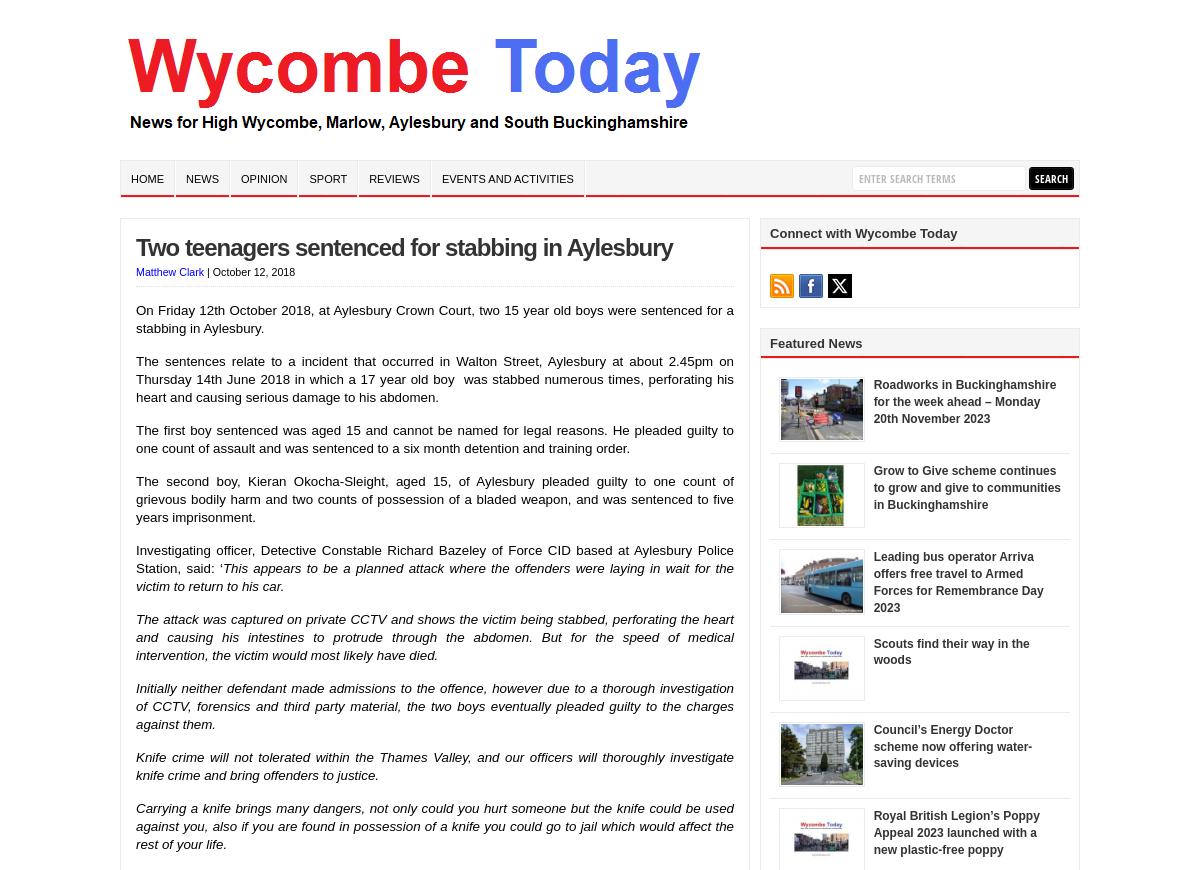 The image size is (1200, 870). What do you see at coordinates (435, 705) in the screenshot?
I see `'Initially neither defendant made admissions to the offence, however due to a thorough investigation of CCTV, forensics and third party material, the two boys eventually pleaded guilty to the charges against them.'` at bounding box center [435, 705].